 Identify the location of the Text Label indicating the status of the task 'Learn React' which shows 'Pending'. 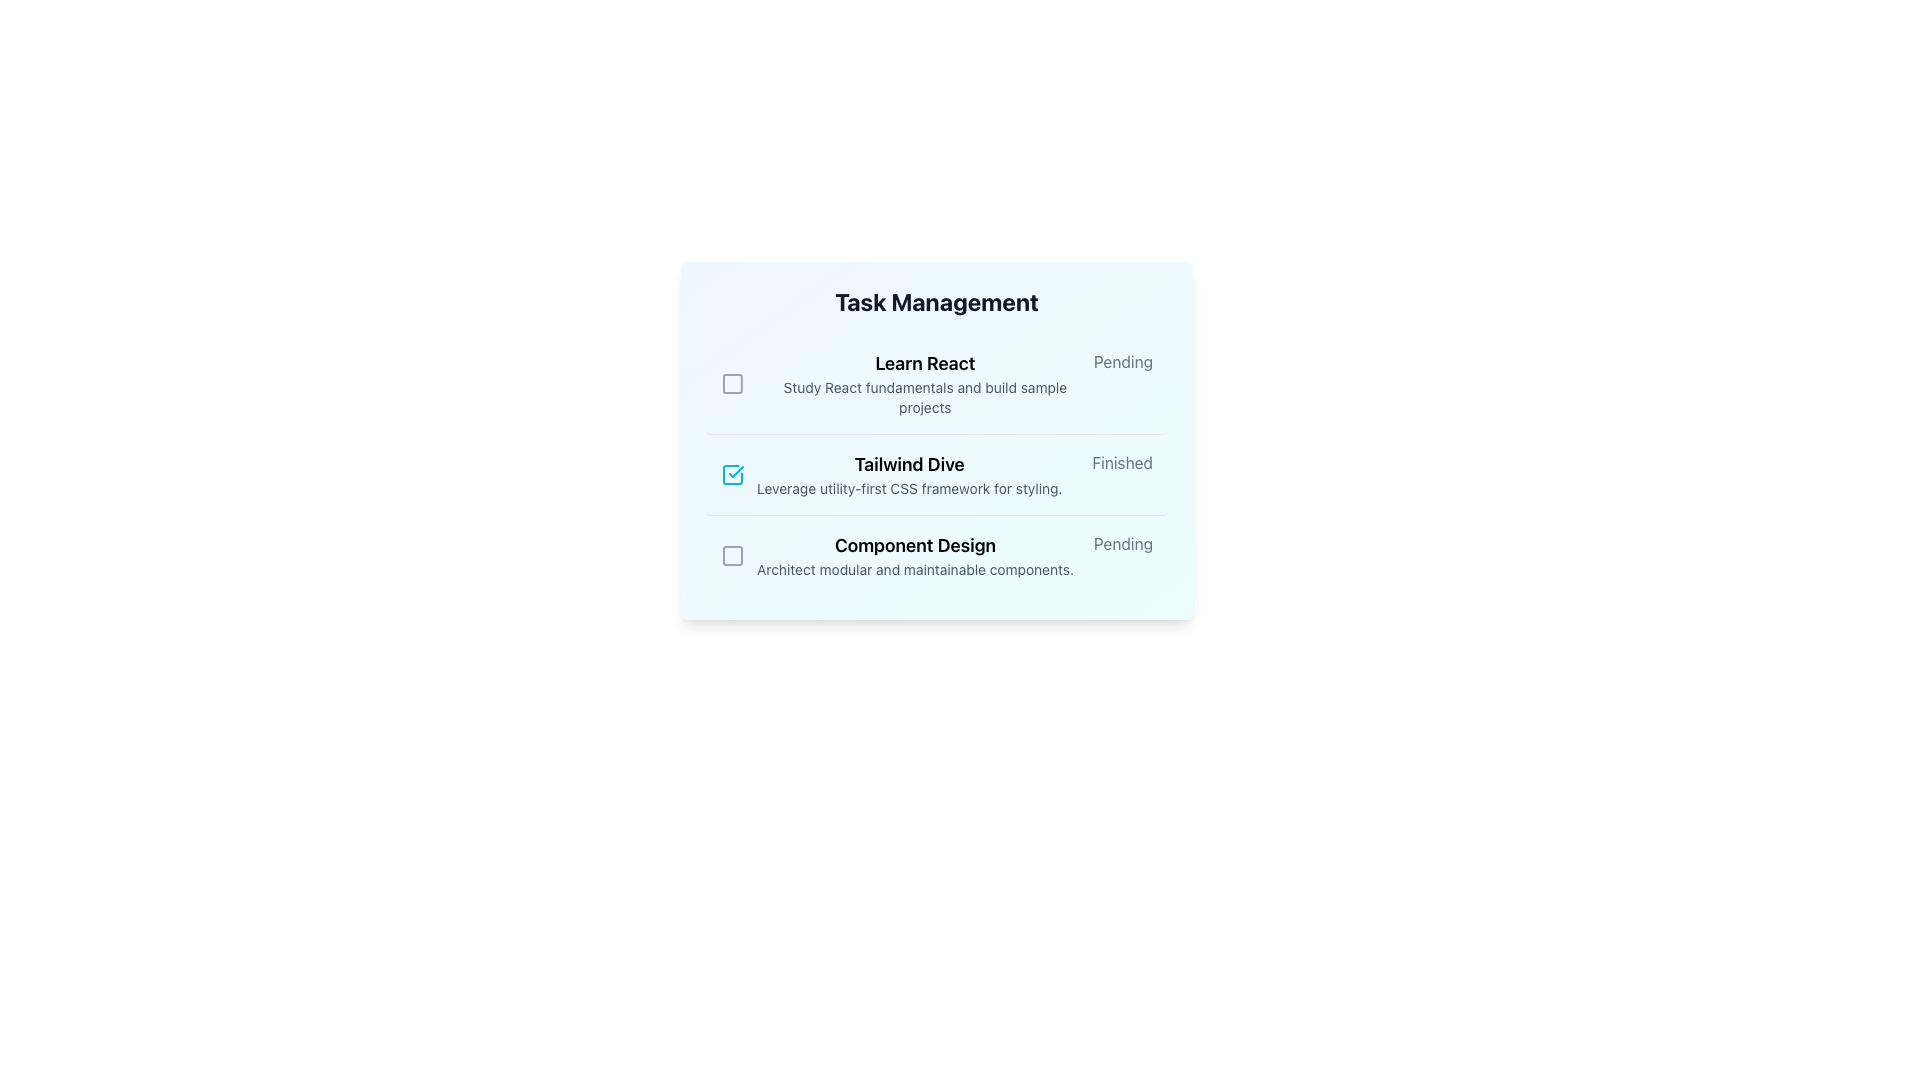
(1123, 362).